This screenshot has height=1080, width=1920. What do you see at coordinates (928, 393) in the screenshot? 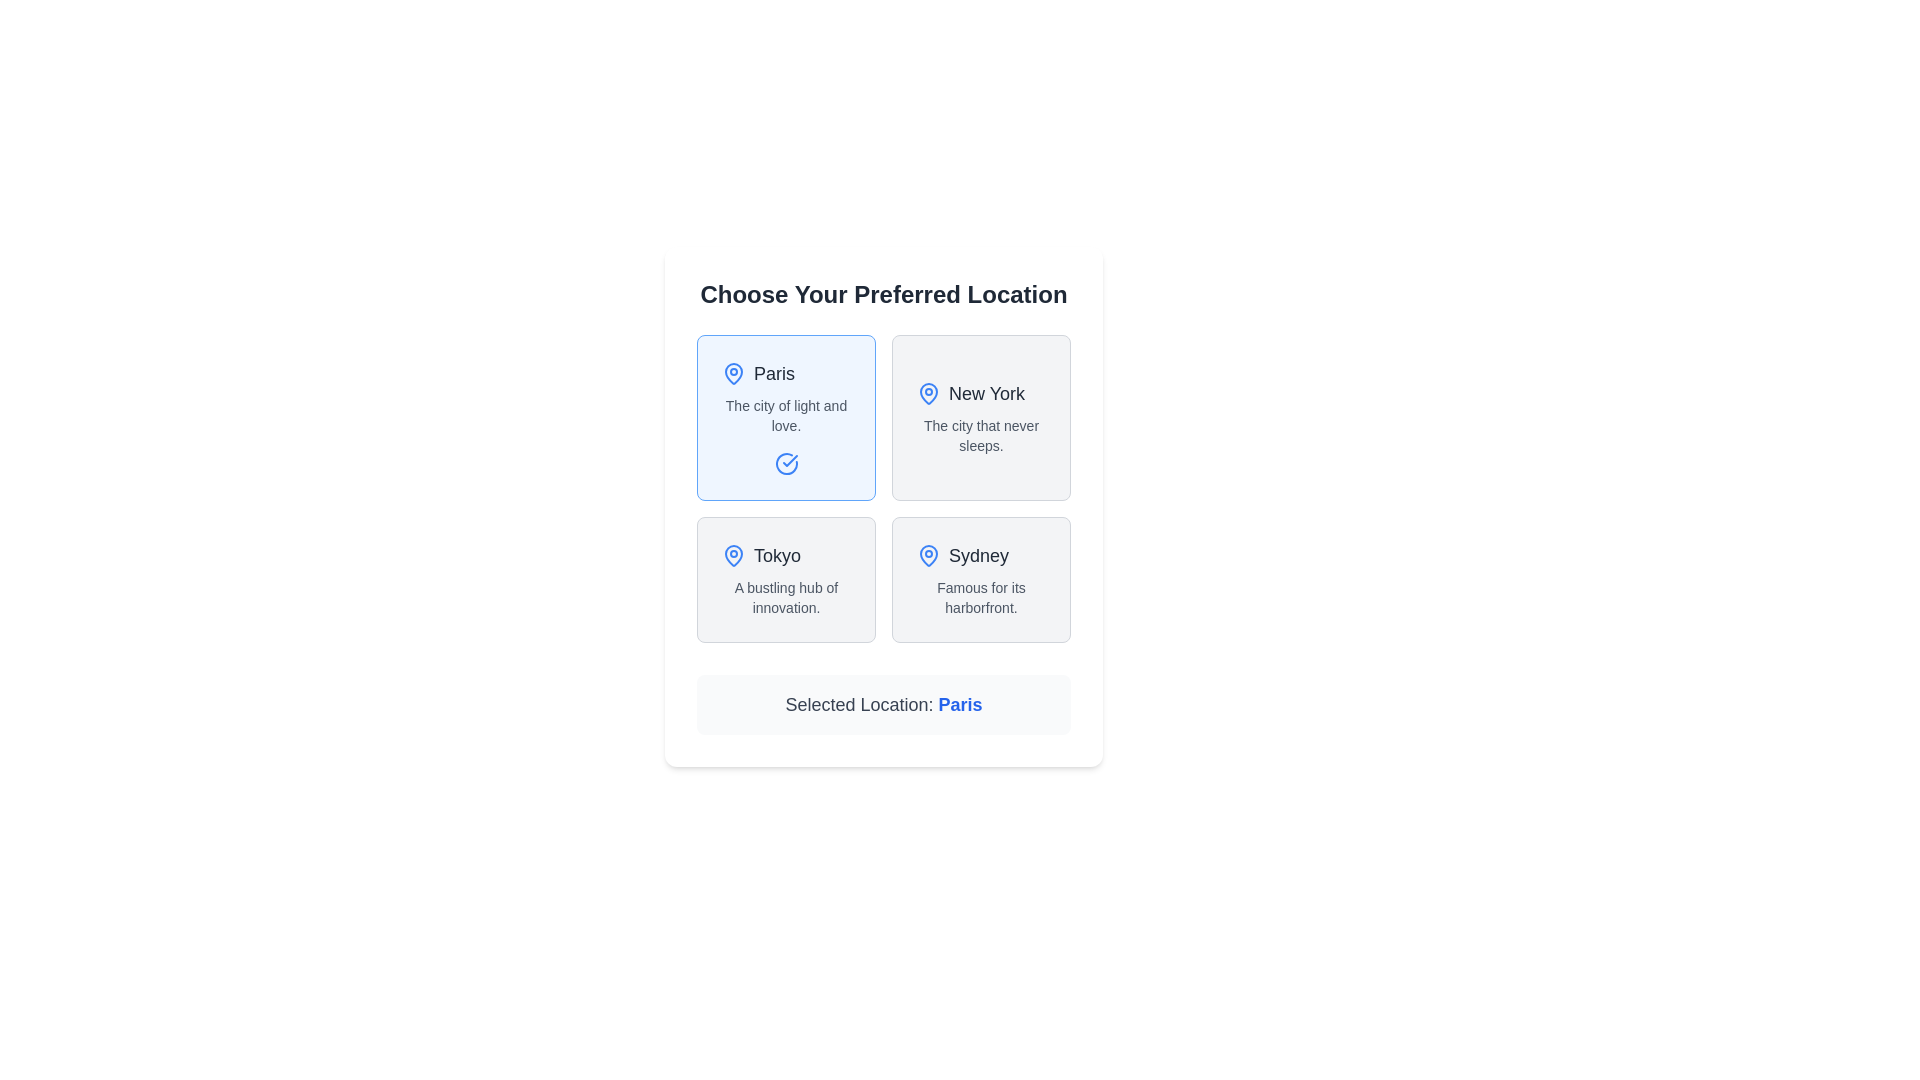
I see `the 'Paris' selection icon, which visually represents the current selection in the upper-left corner of the selection box` at bounding box center [928, 393].